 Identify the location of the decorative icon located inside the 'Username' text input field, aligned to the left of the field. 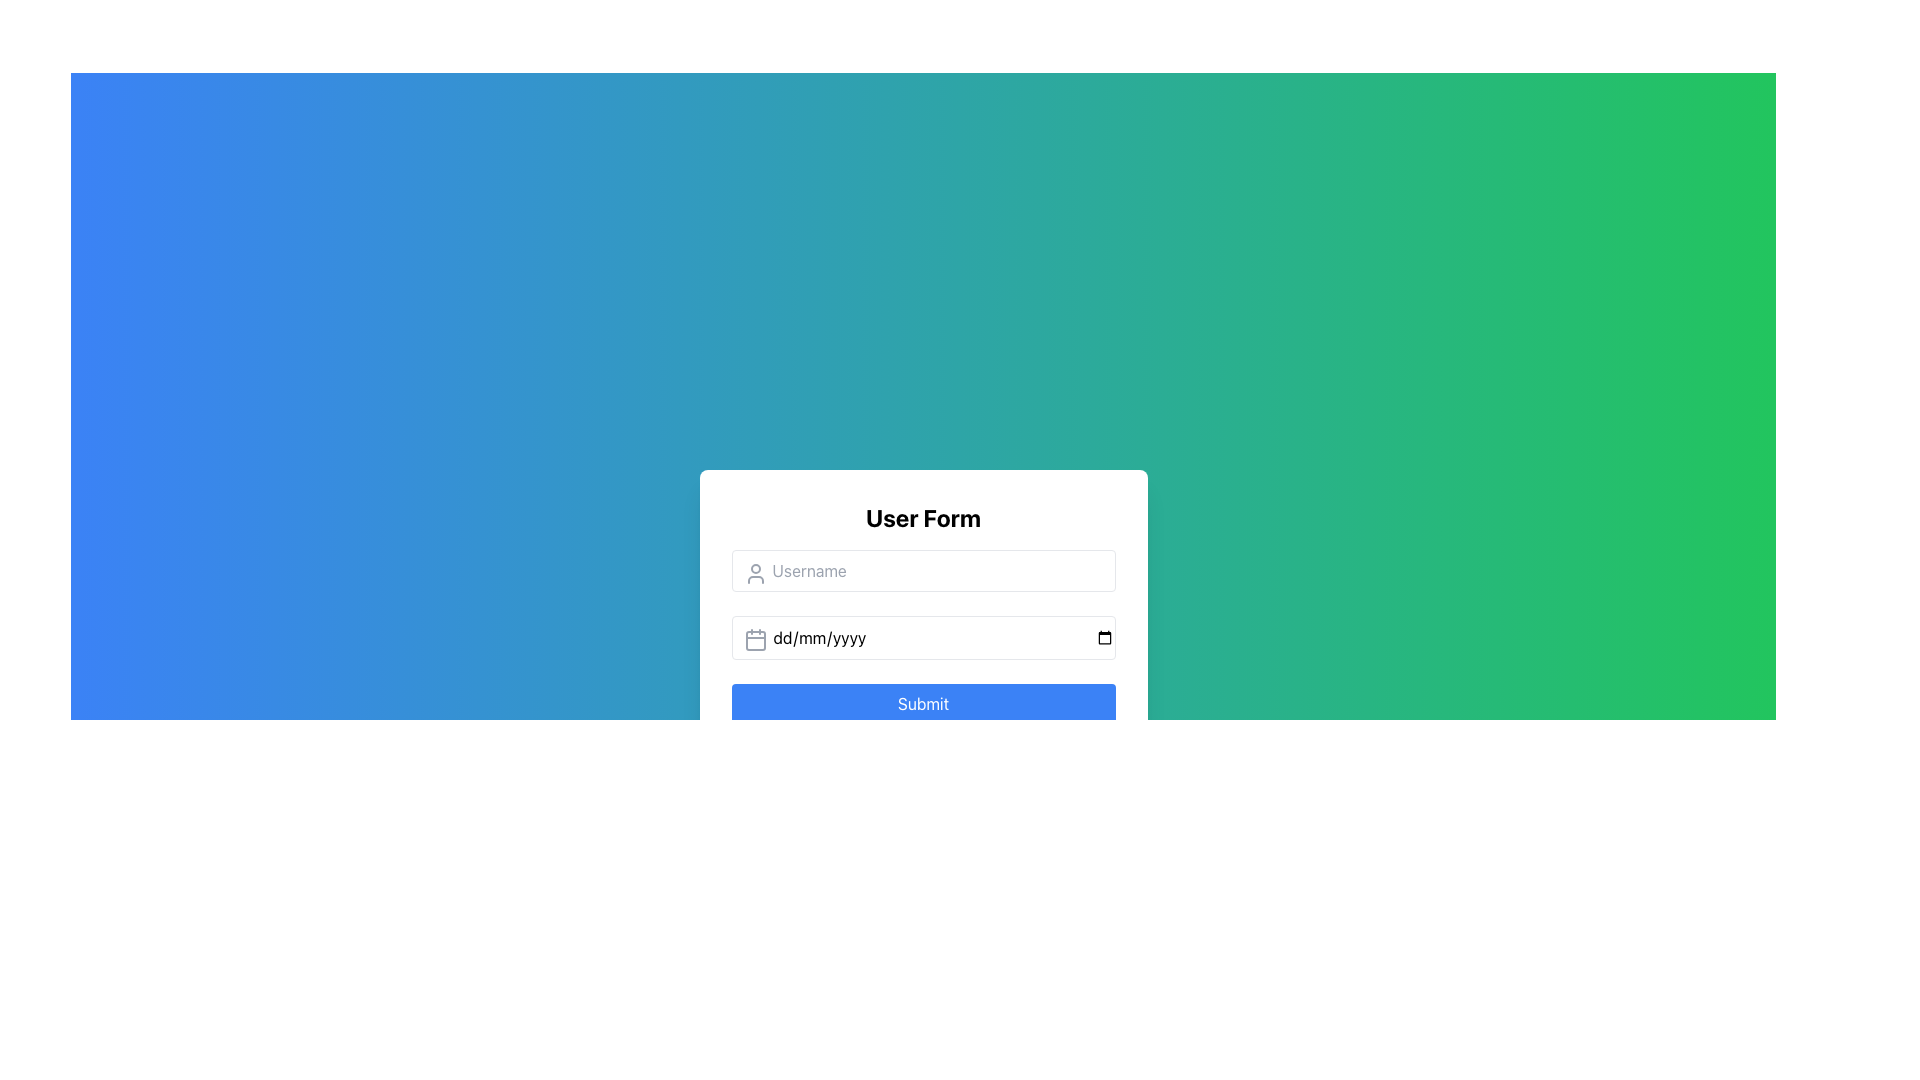
(754, 574).